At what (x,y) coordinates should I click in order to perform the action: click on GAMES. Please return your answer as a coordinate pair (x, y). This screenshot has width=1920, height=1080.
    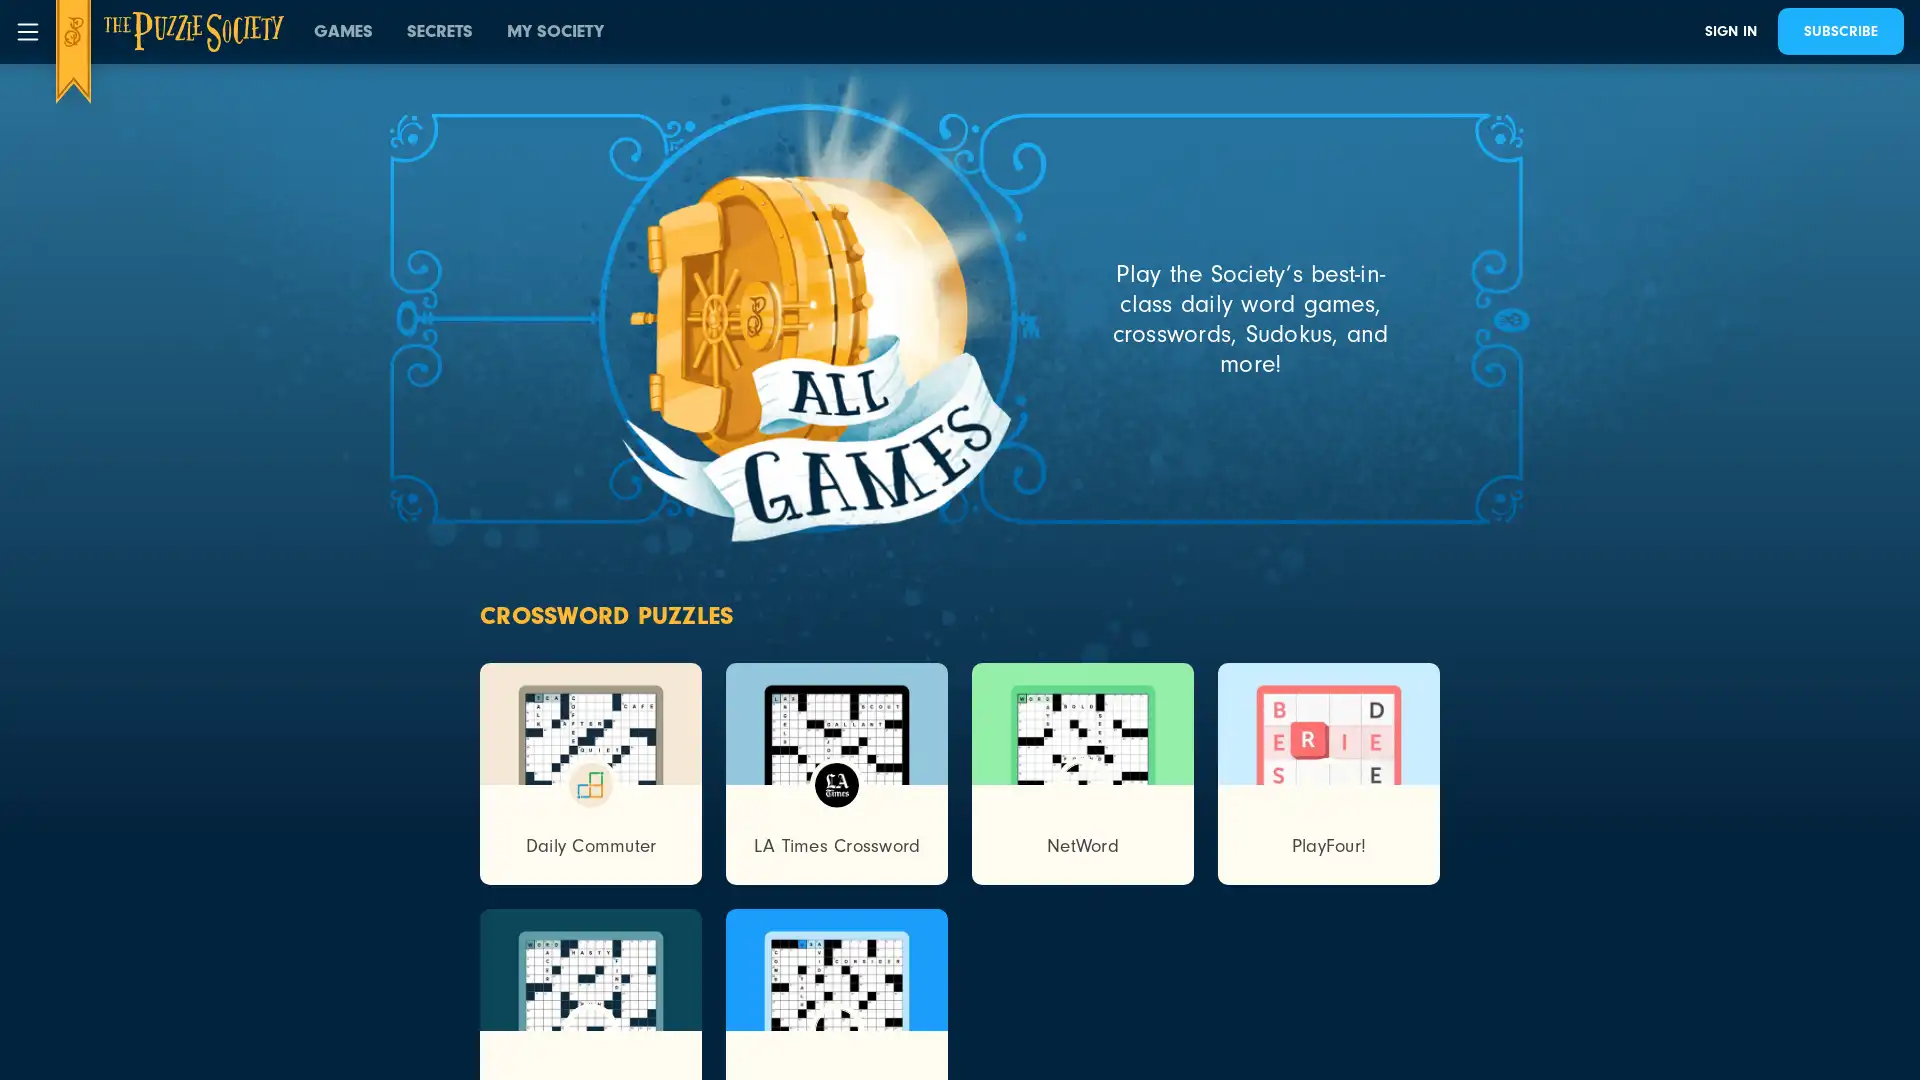
    Looking at the image, I should click on (343, 31).